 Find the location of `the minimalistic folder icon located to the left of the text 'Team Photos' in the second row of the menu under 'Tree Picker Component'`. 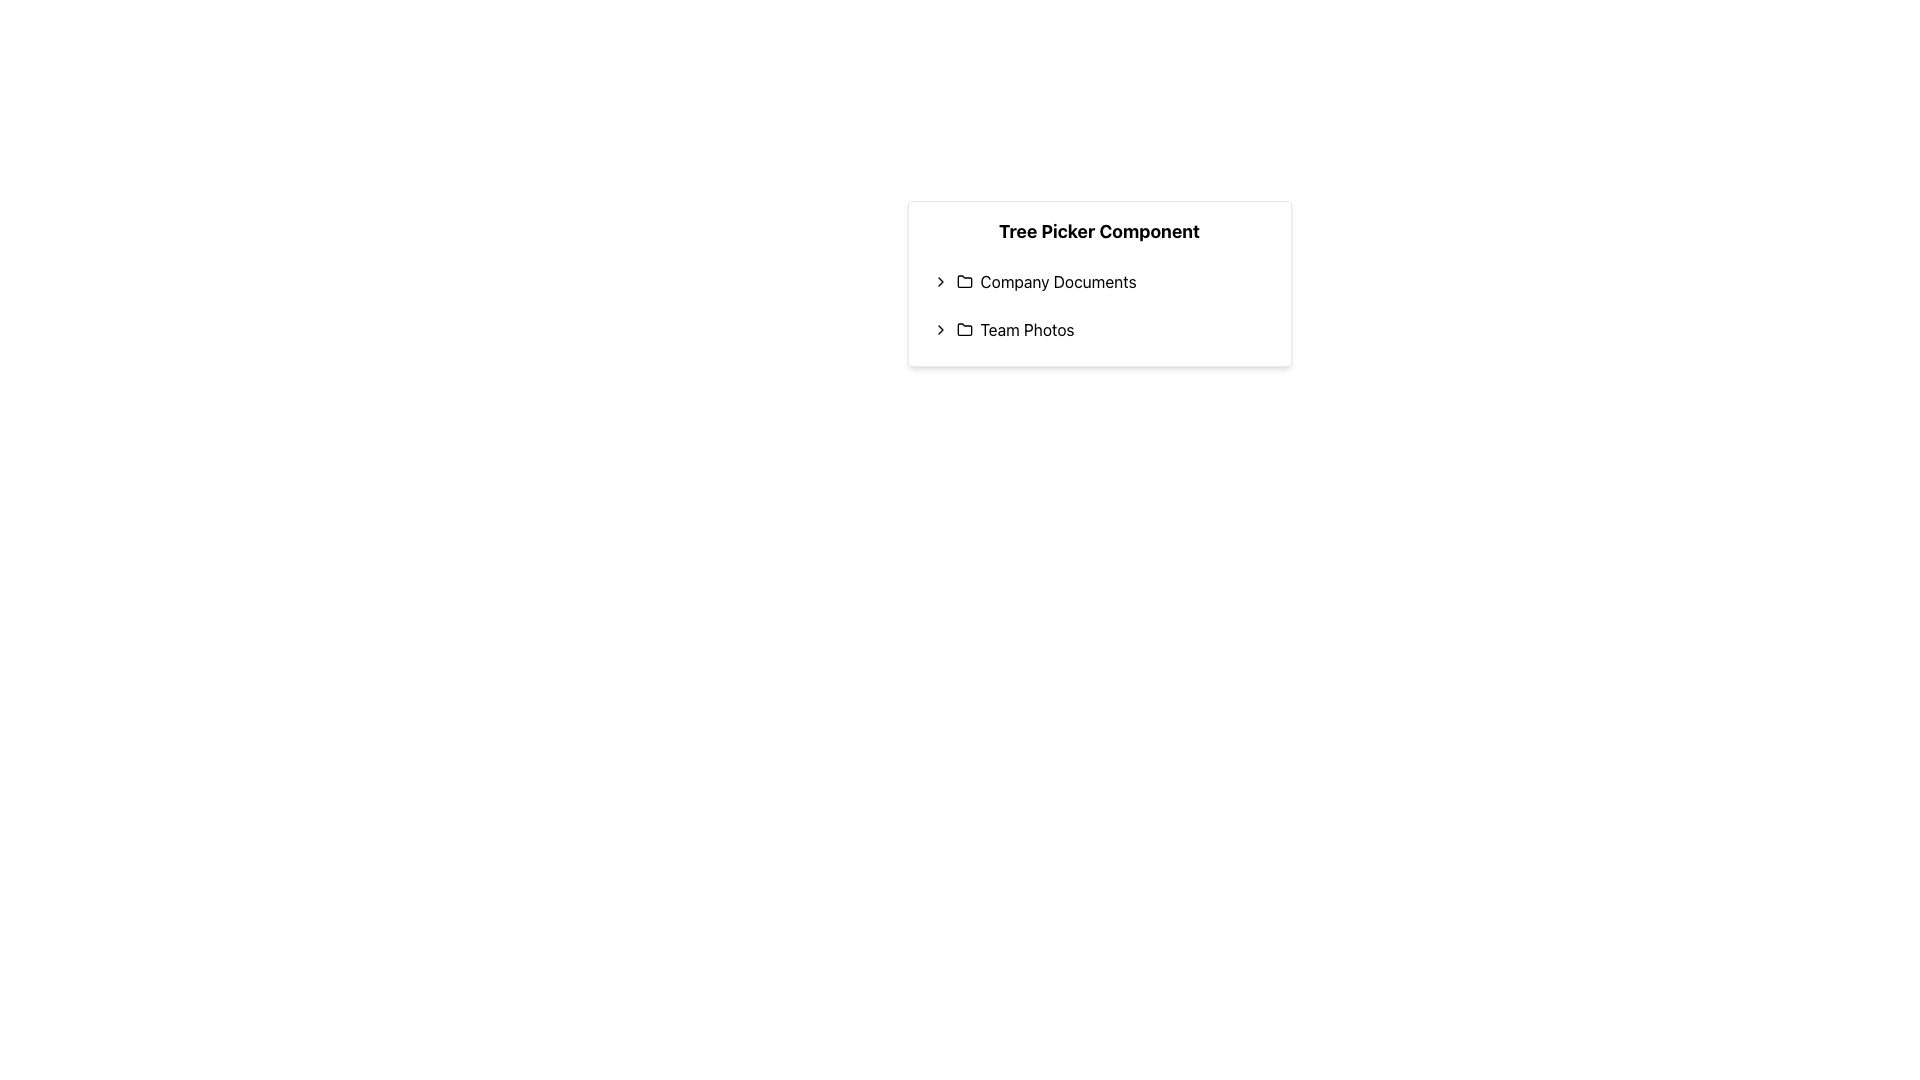

the minimalistic folder icon located to the left of the text 'Team Photos' in the second row of the menu under 'Tree Picker Component' is located at coordinates (964, 329).